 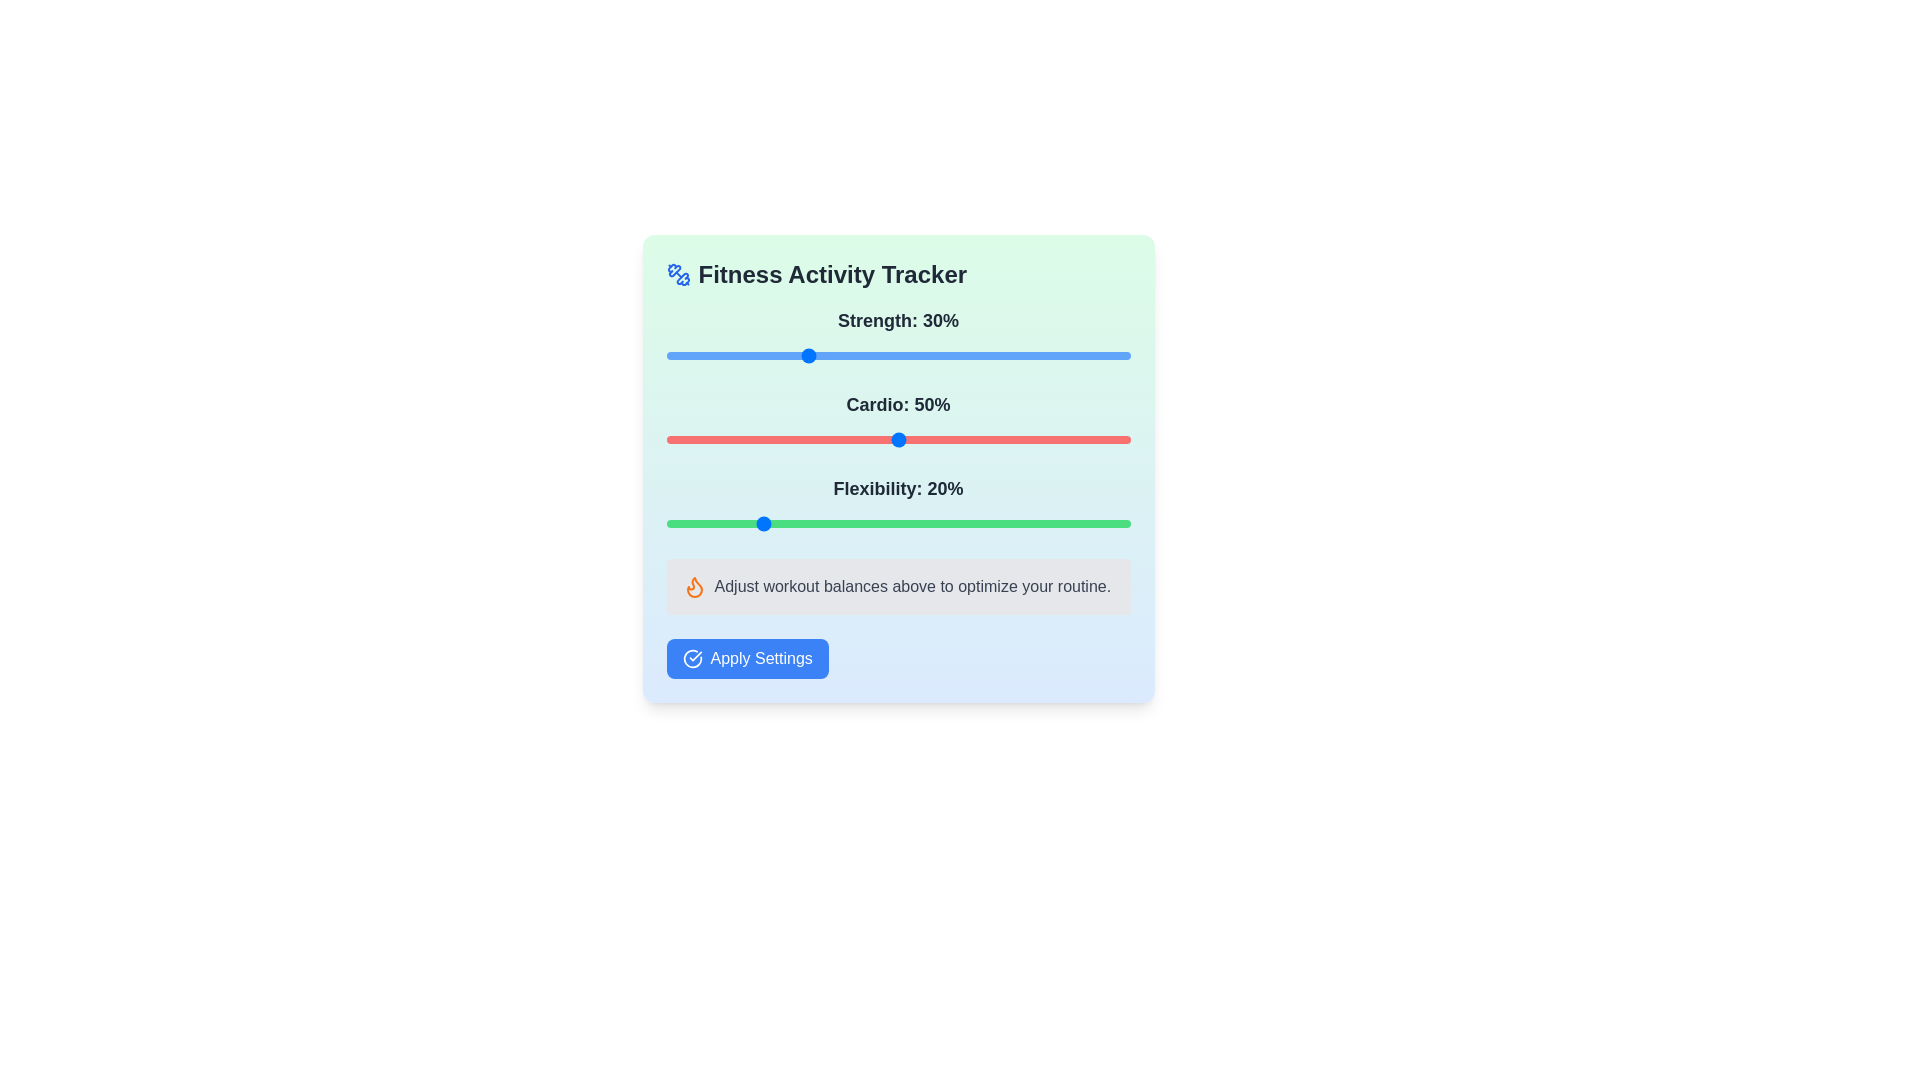 I want to click on the Cardio slider, so click(x=925, y=438).